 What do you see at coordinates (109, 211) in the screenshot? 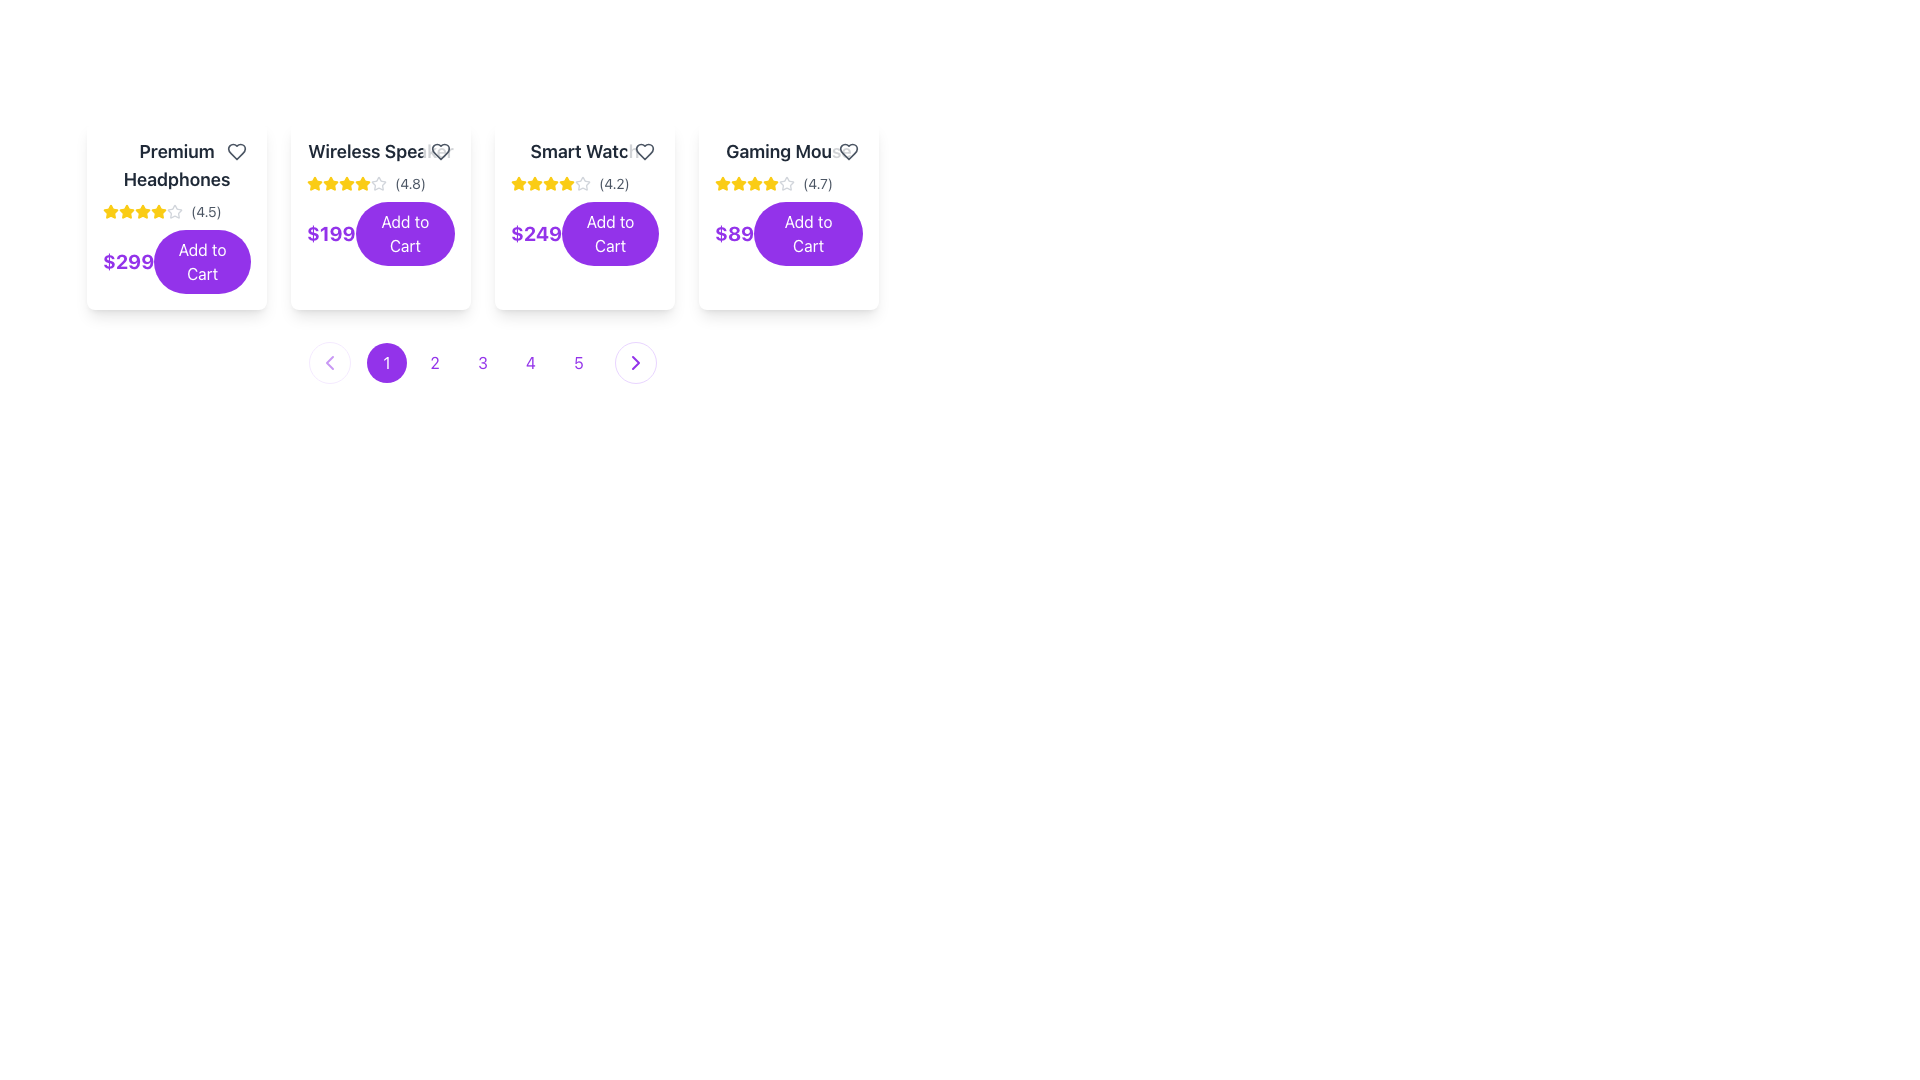
I see `the yellow star icon used for rating, which is the first star in the series located under the 'Premium Headphones' card` at bounding box center [109, 211].